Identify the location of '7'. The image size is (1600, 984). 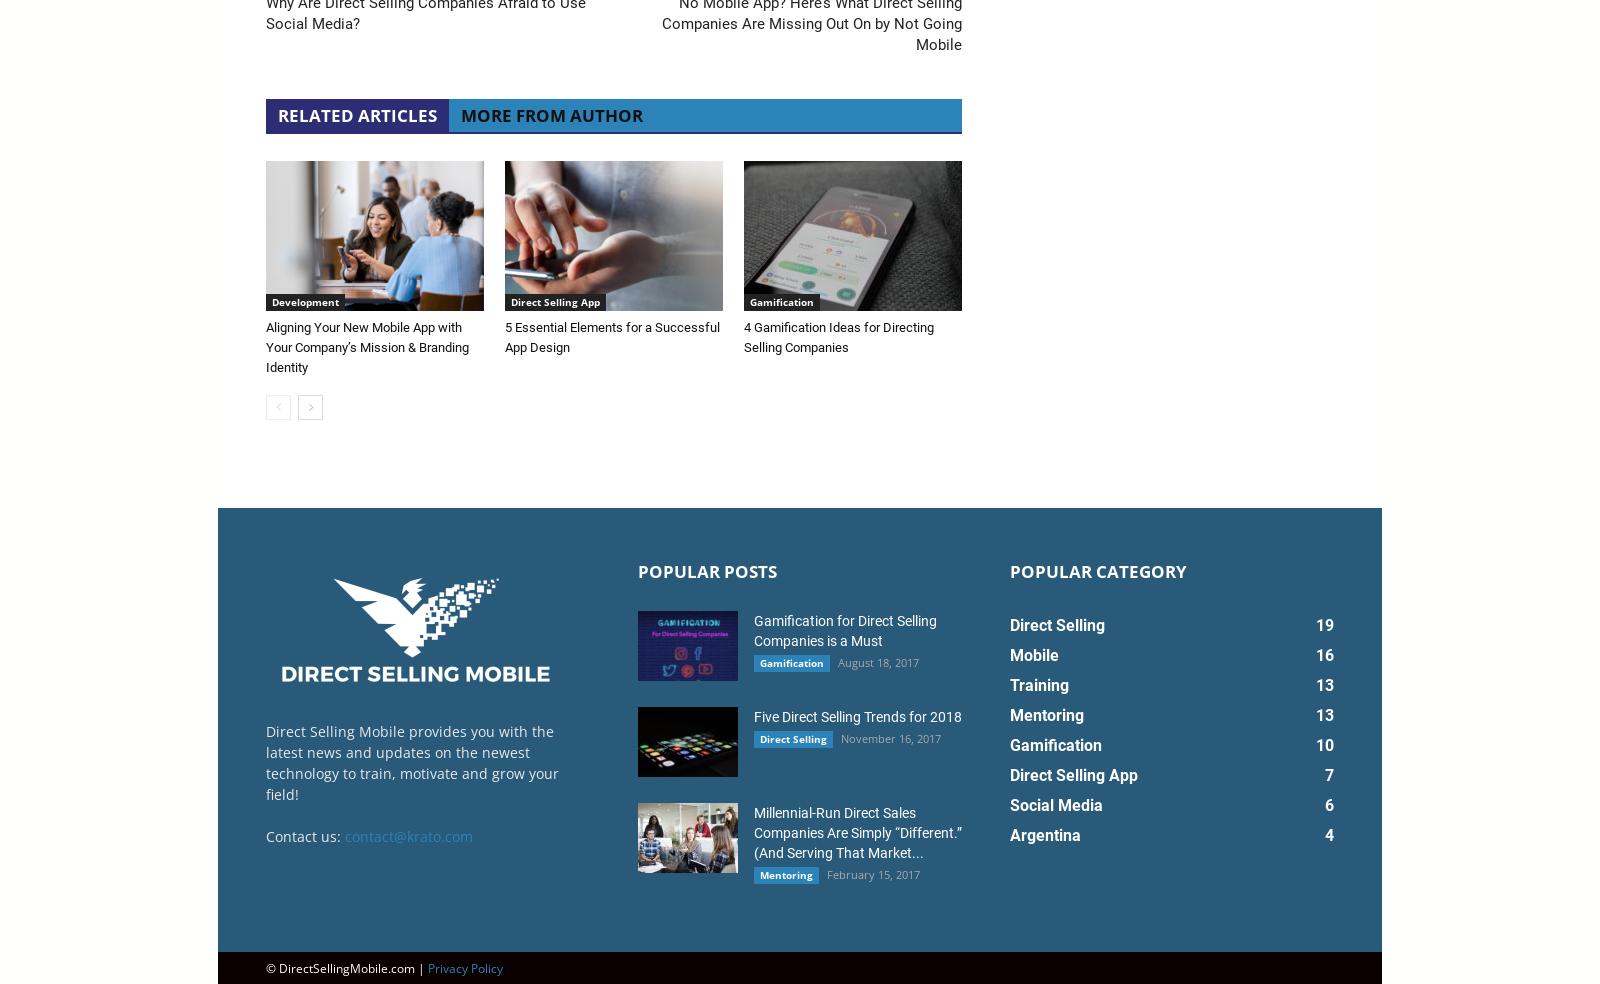
(1328, 773).